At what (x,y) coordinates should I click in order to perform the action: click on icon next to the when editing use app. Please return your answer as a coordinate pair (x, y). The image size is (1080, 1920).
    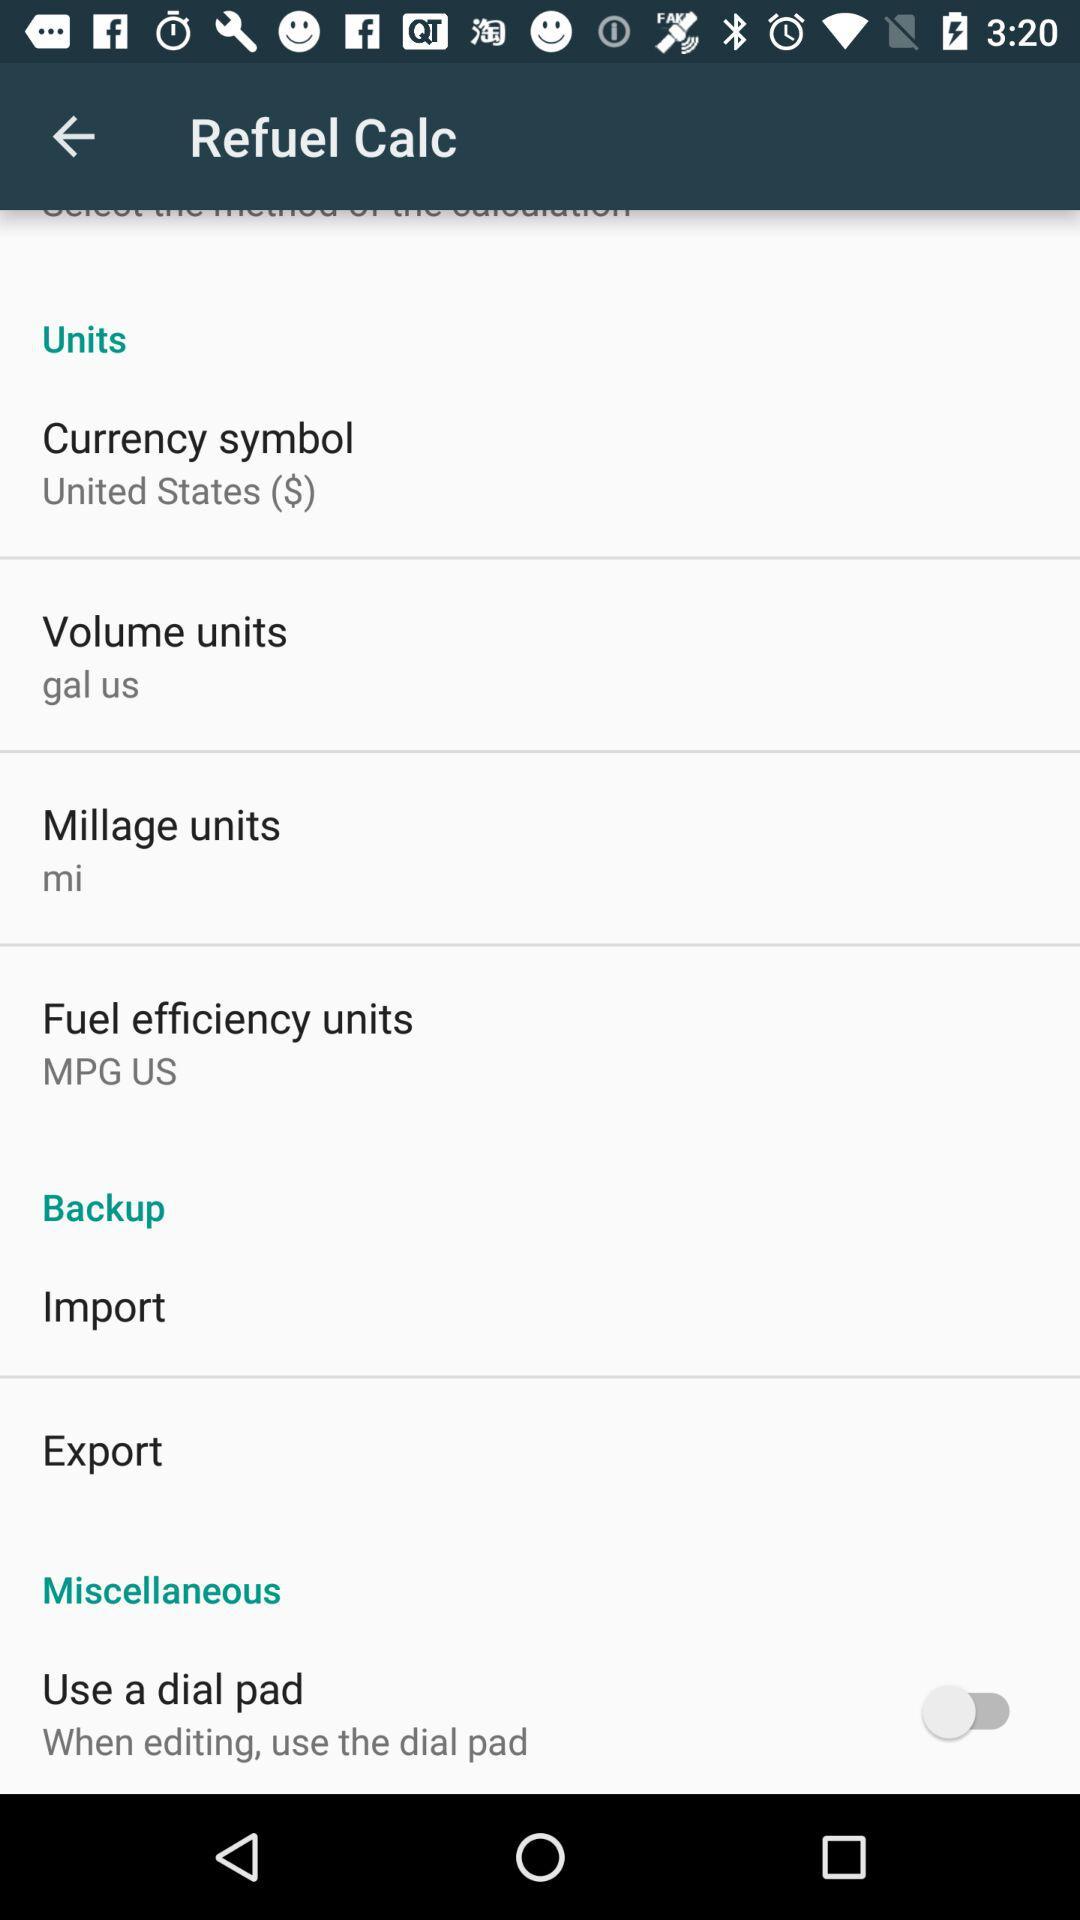
    Looking at the image, I should click on (974, 1710).